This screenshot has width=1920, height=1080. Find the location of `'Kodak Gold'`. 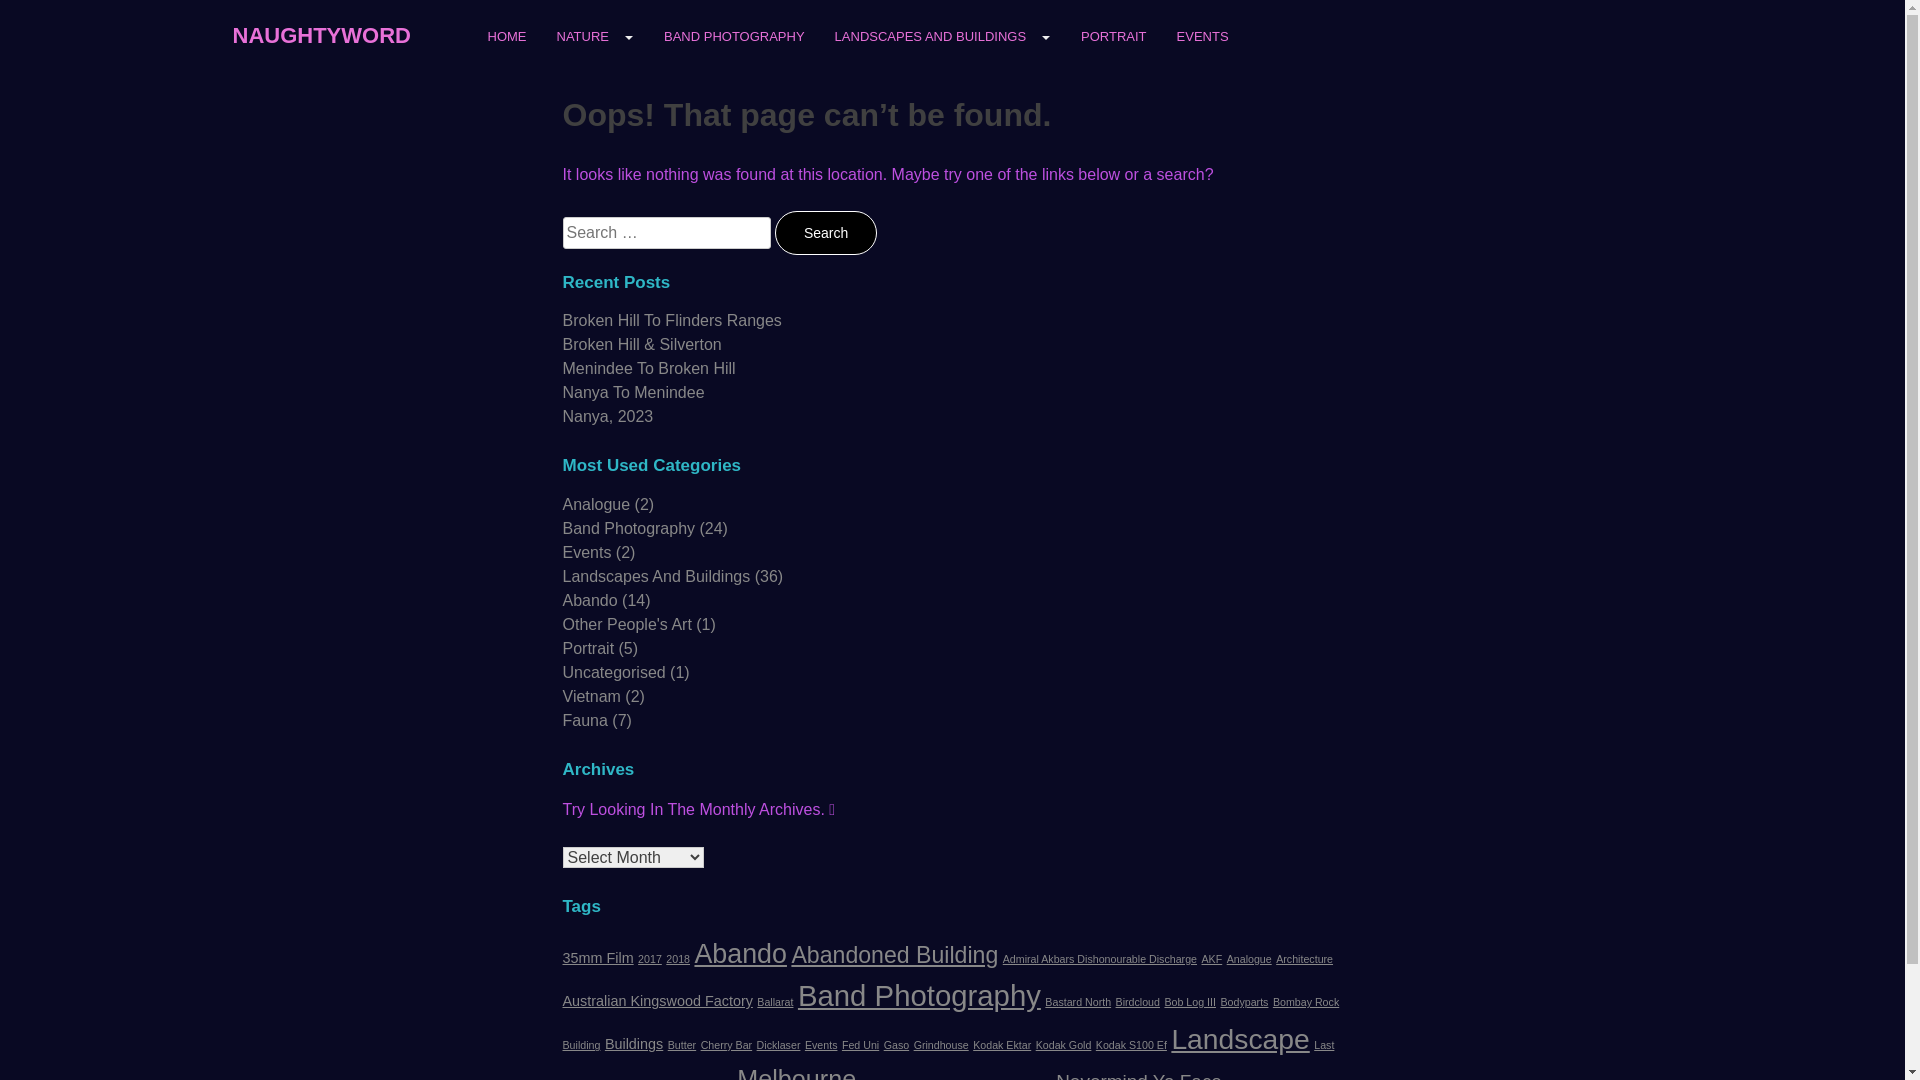

'Kodak Gold' is located at coordinates (1063, 1044).